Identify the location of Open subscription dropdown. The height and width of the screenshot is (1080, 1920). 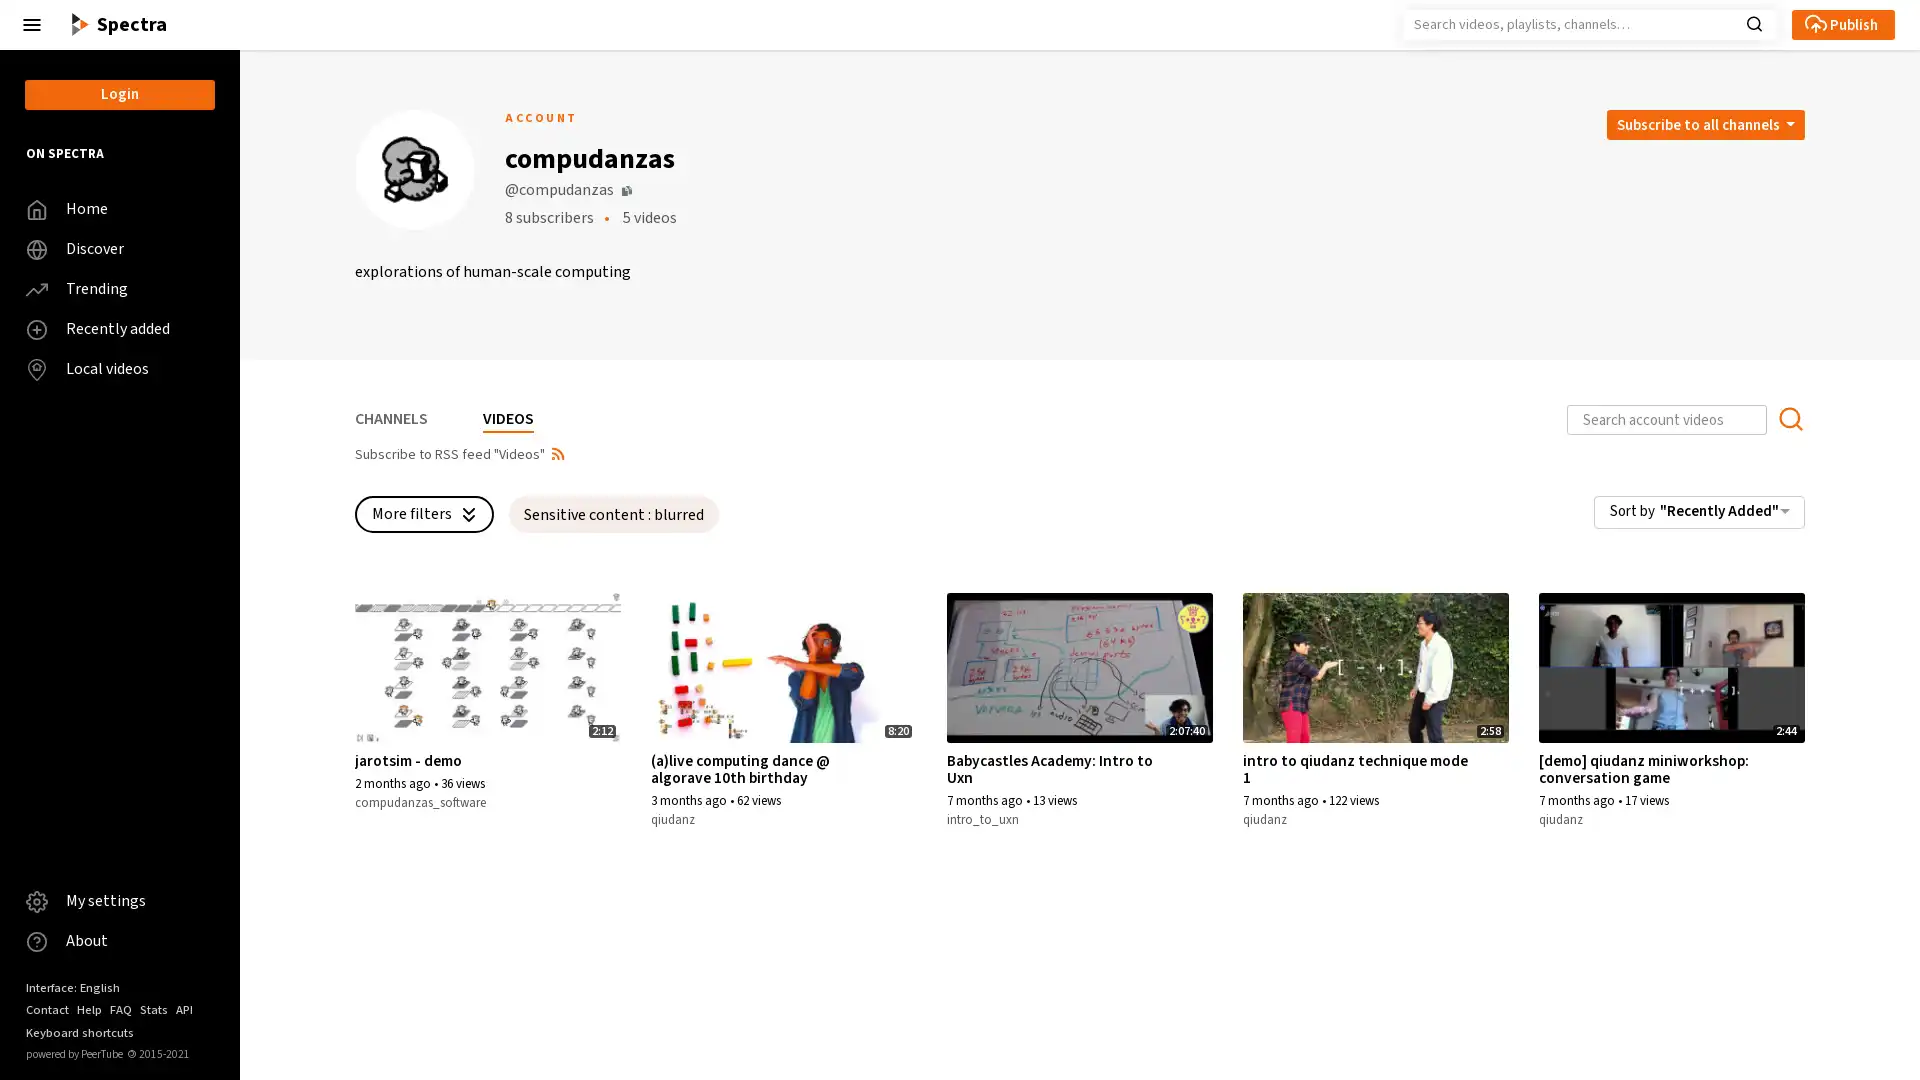
(1703, 124).